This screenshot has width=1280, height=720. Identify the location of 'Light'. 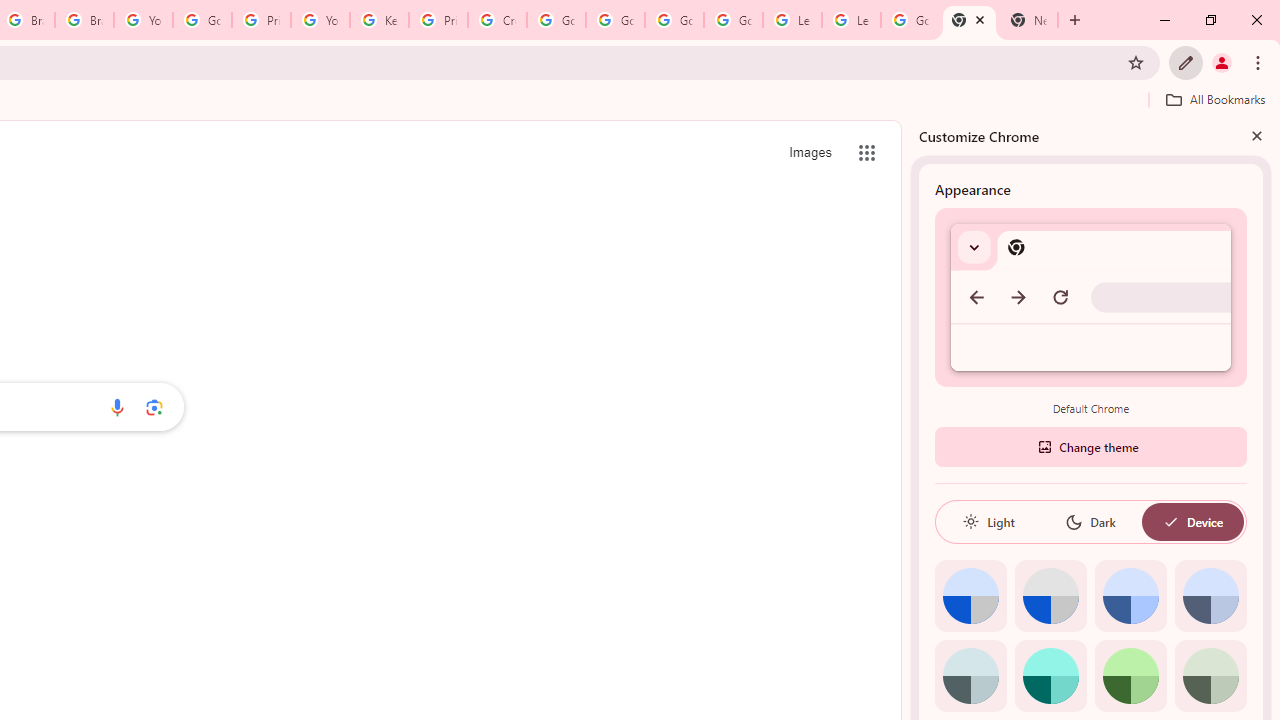
(988, 521).